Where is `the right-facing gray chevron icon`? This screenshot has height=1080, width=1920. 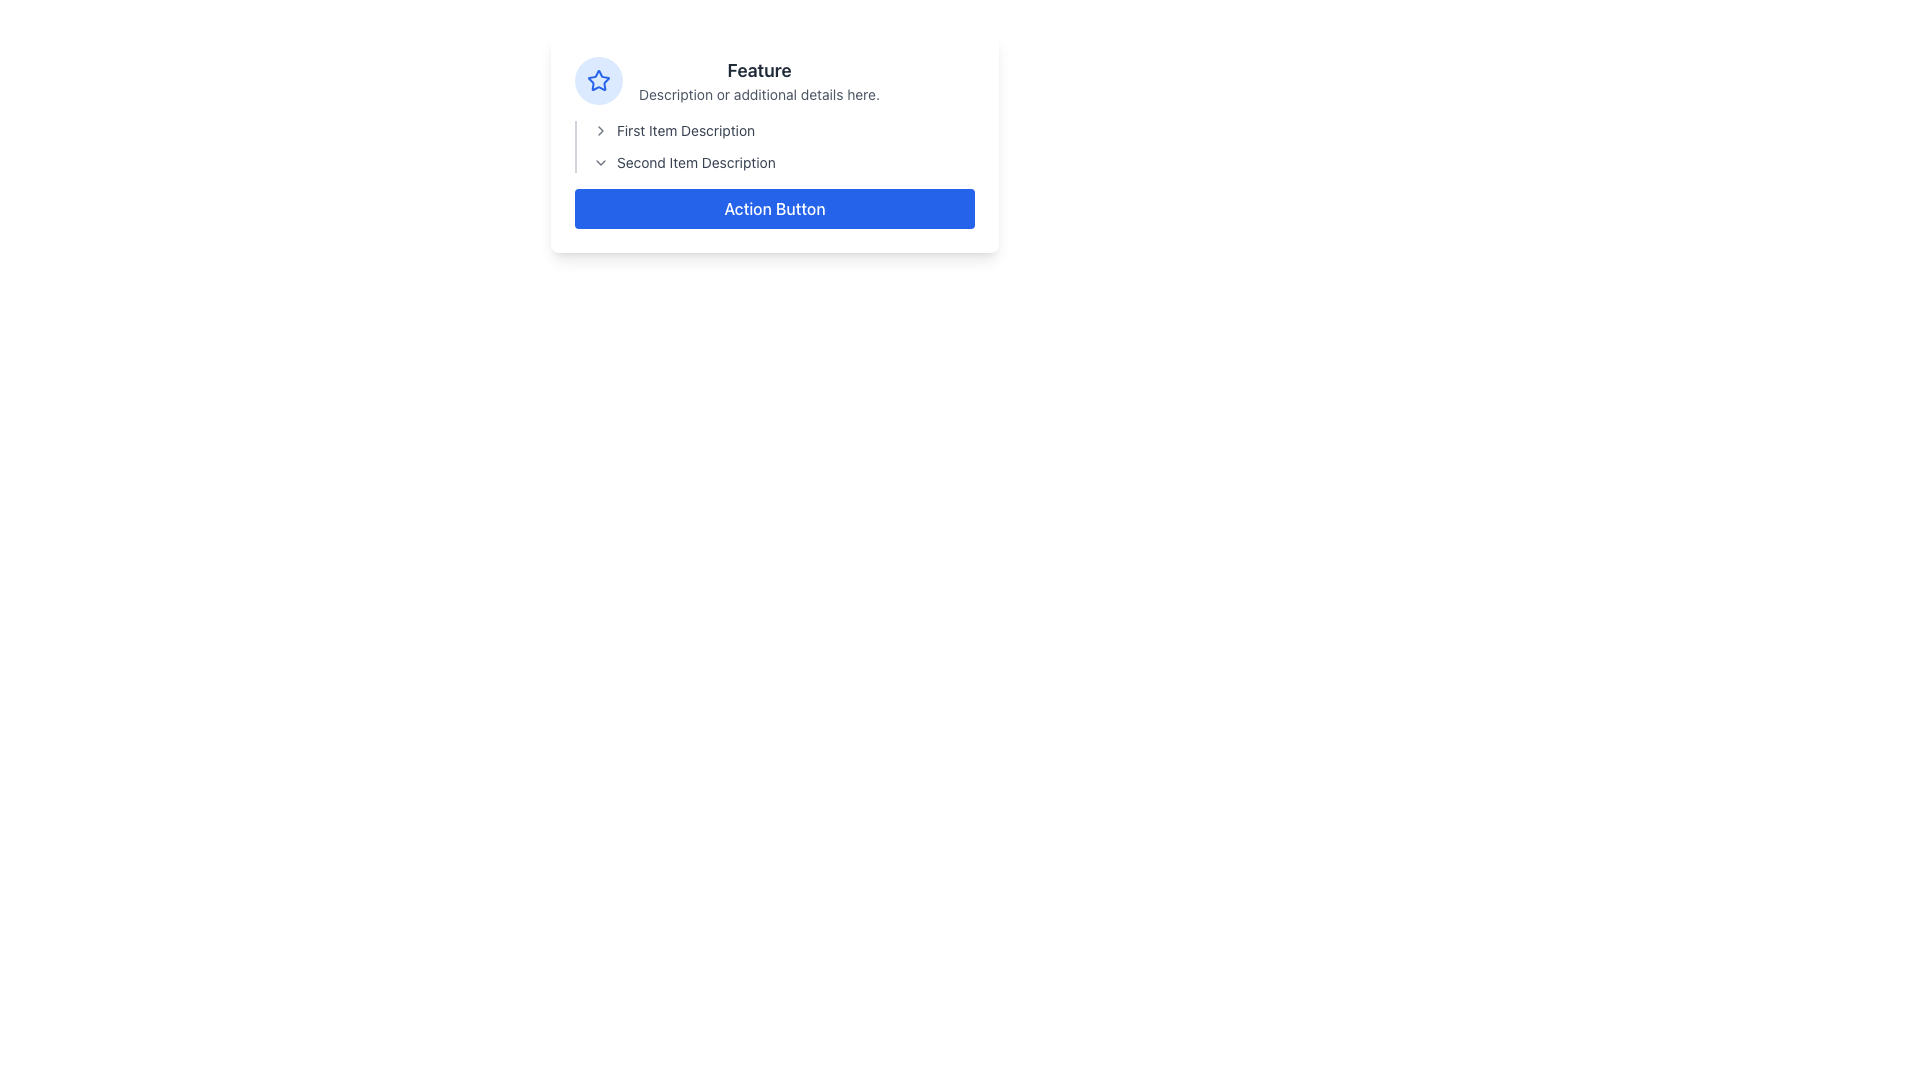 the right-facing gray chevron icon is located at coordinates (599, 131).